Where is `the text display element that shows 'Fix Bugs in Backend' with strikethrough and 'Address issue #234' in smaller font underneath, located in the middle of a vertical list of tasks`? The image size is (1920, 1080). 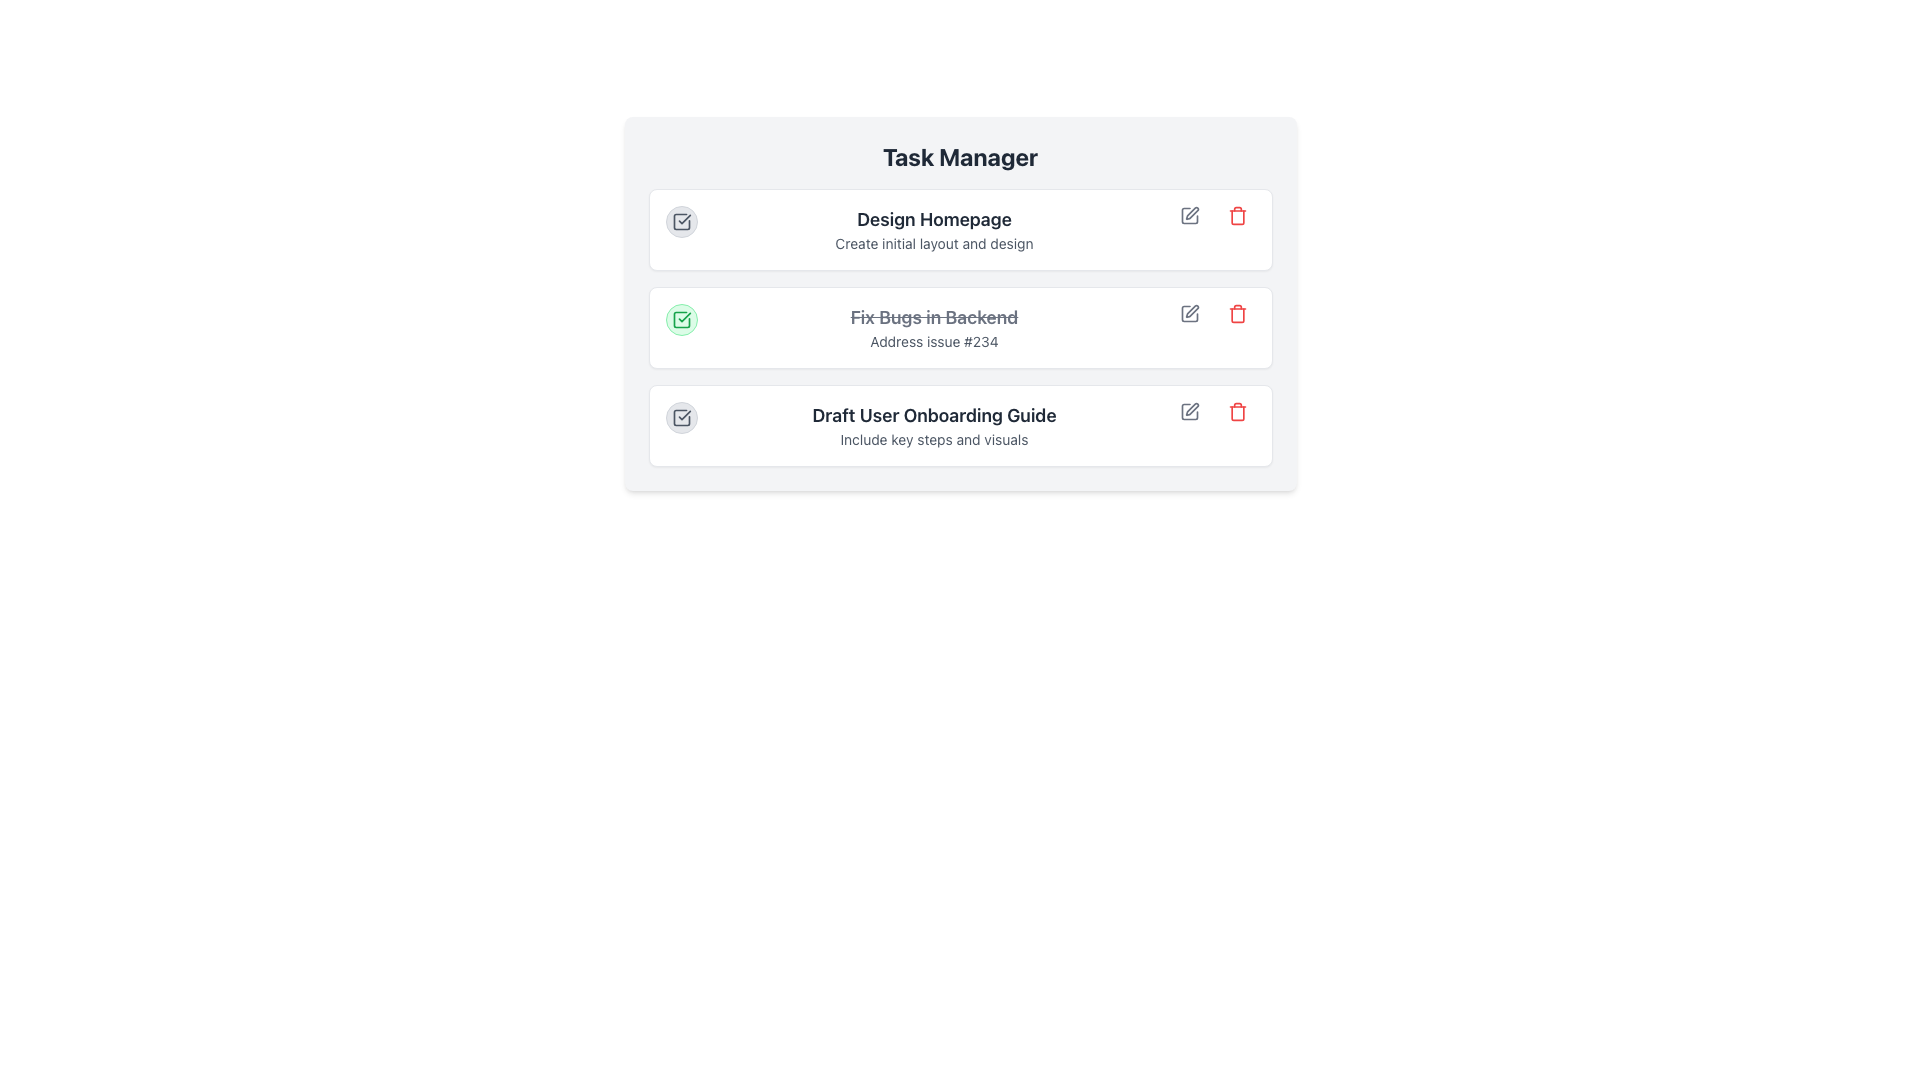 the text display element that shows 'Fix Bugs in Backend' with strikethrough and 'Address issue #234' in smaller font underneath, located in the middle of a vertical list of tasks is located at coordinates (933, 326).